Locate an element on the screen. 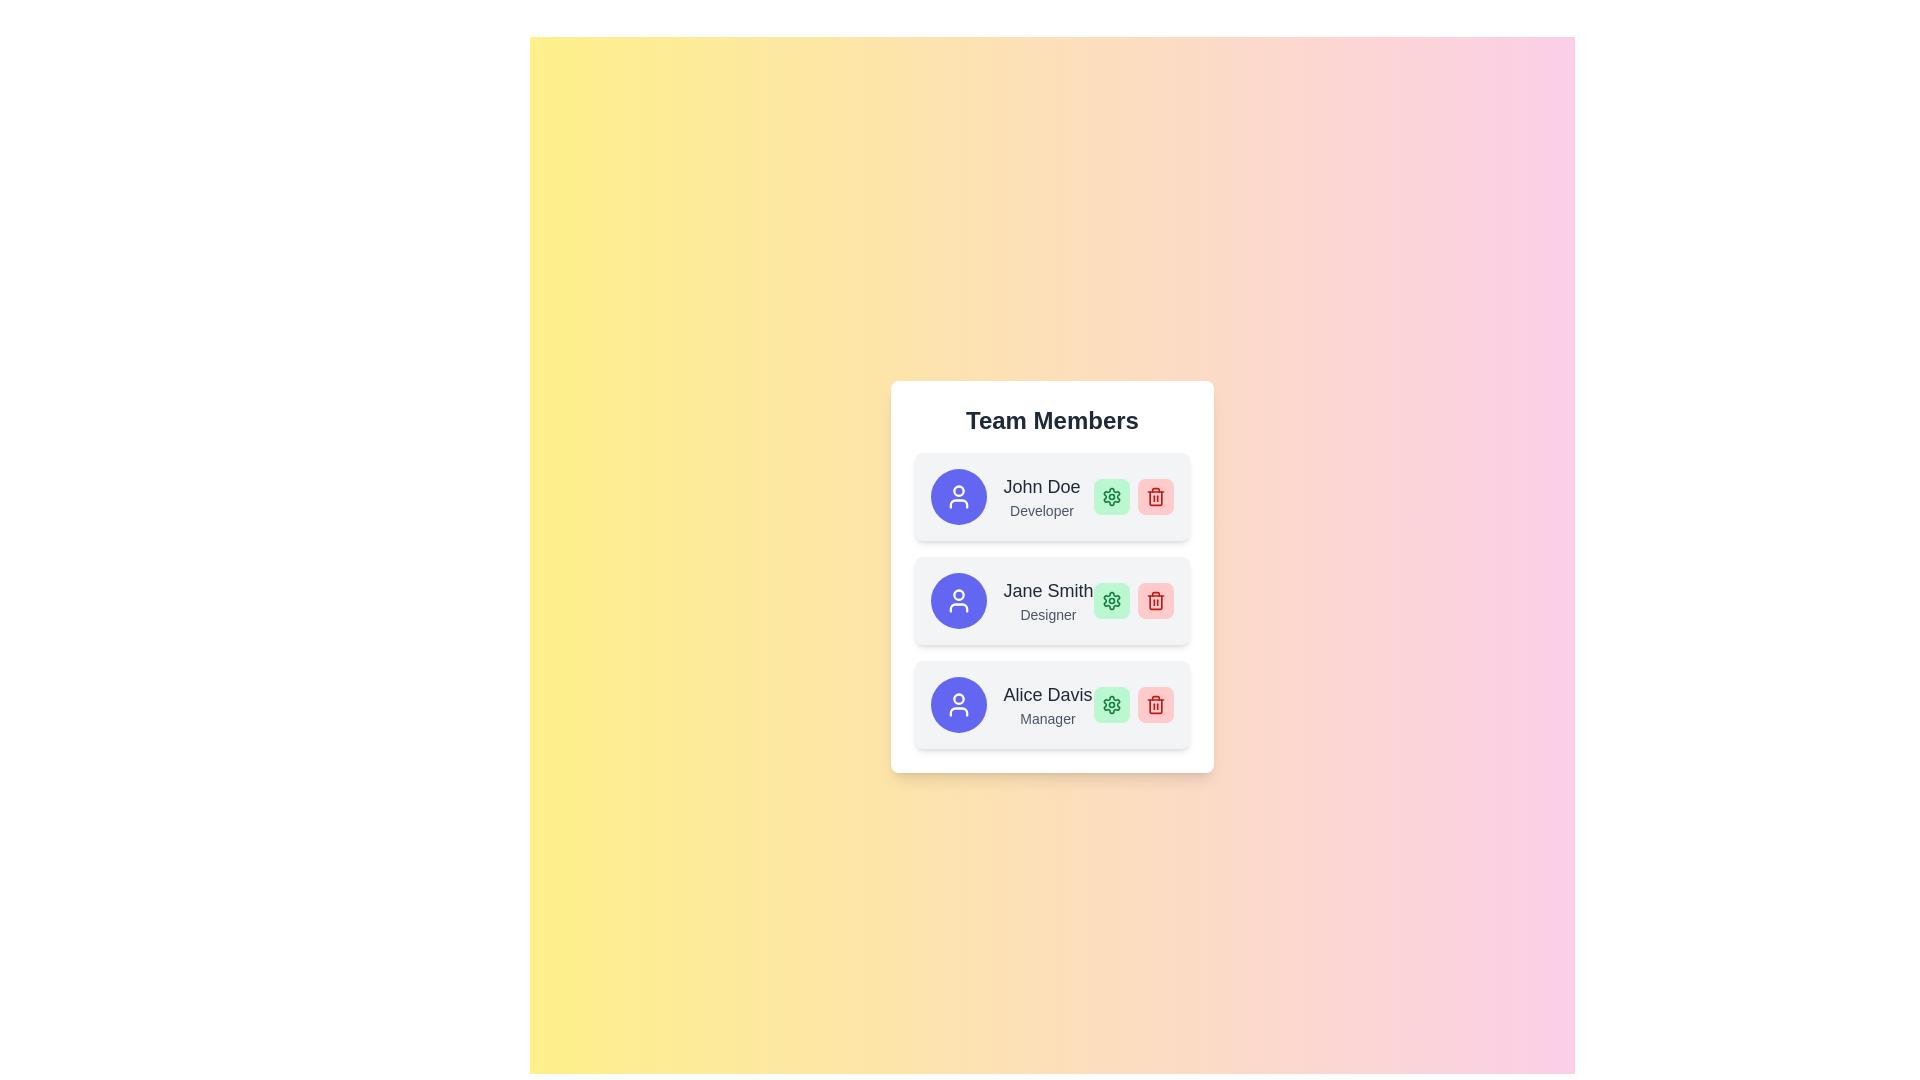 Image resolution: width=1920 pixels, height=1080 pixels. the green gear-shaped icon button located in the 'Team Members' section next to 'Jane Smith' is located at coordinates (1110, 600).